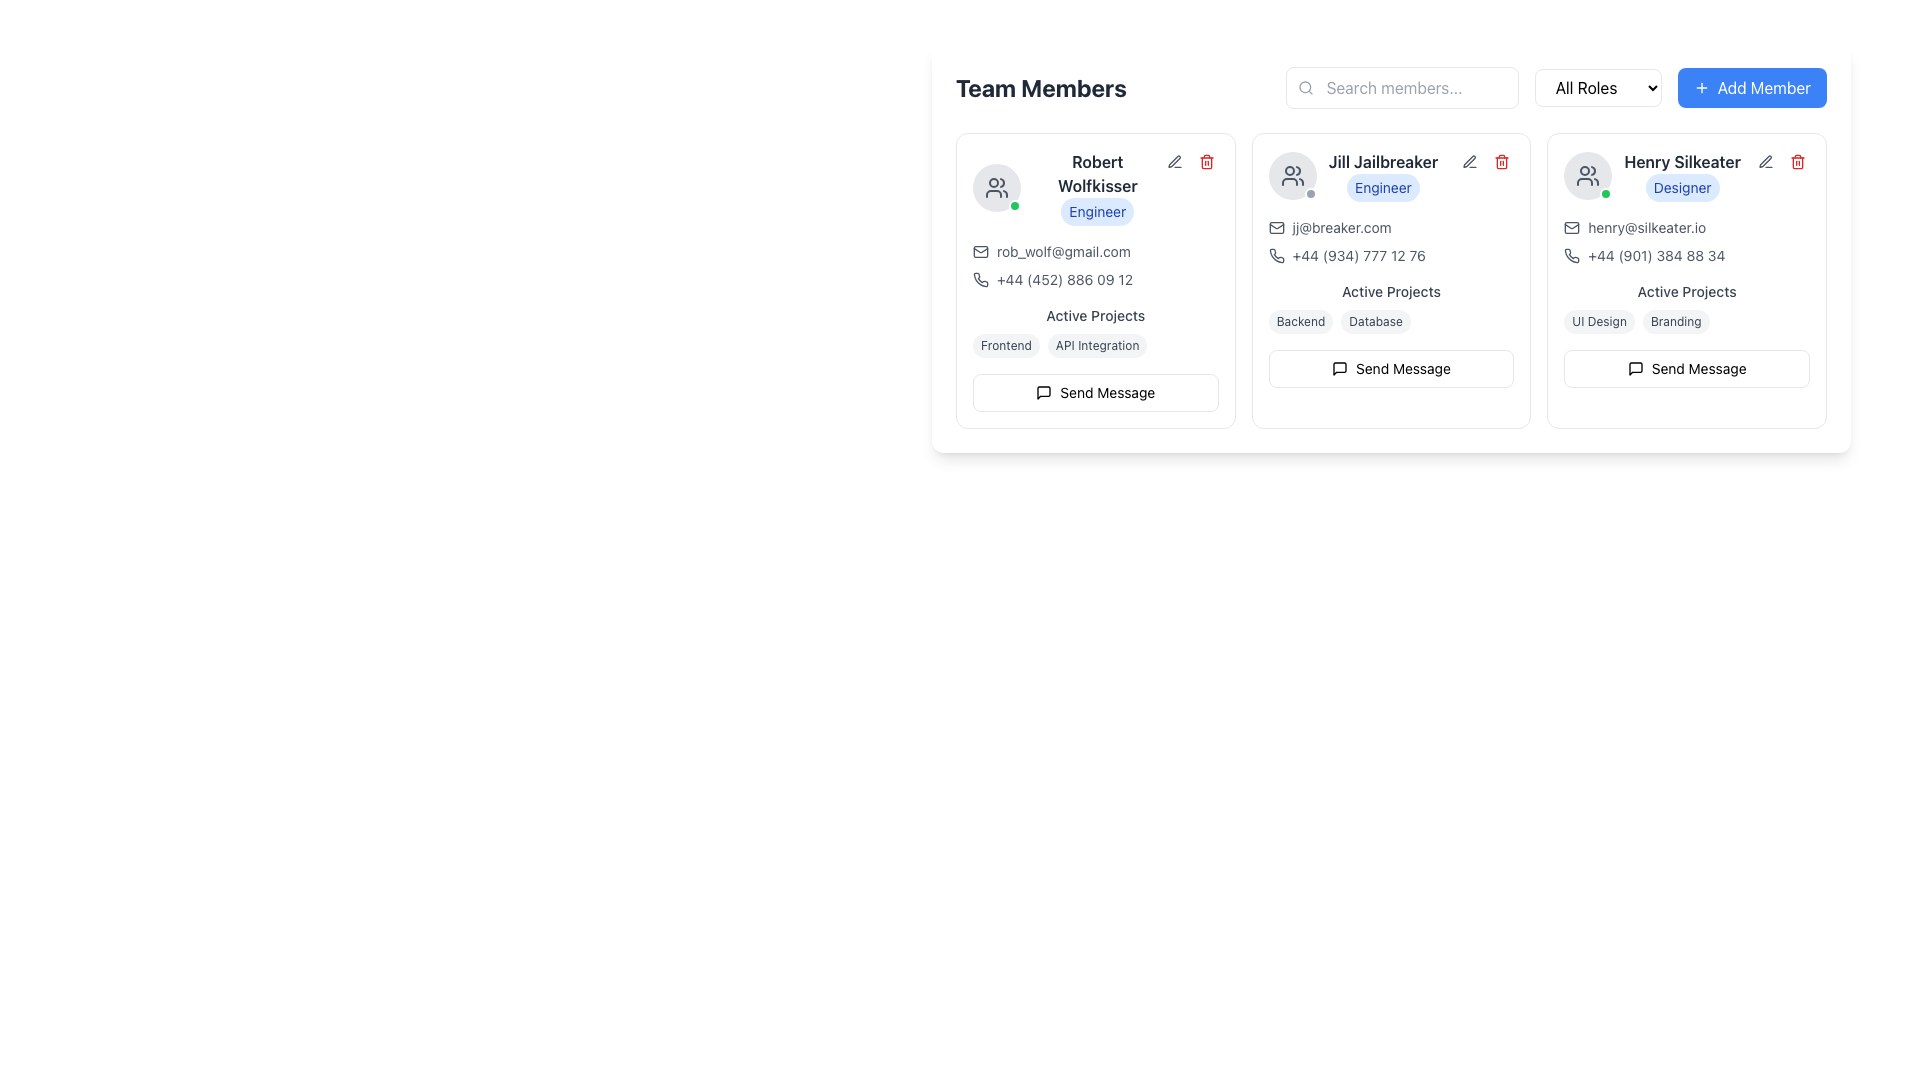 This screenshot has height=1080, width=1920. I want to click on the Tags group displaying 'Backend' and 'Database', so click(1390, 320).